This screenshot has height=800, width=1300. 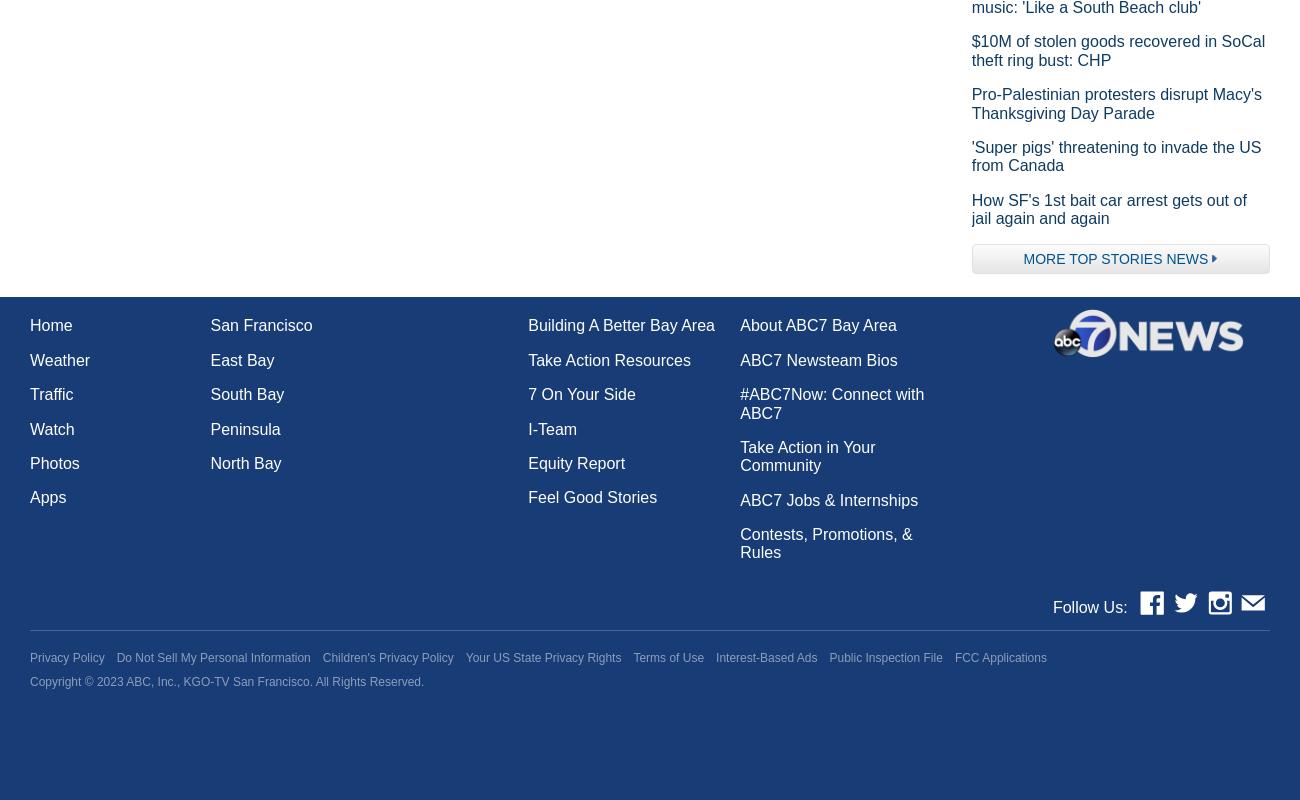 What do you see at coordinates (114, 657) in the screenshot?
I see `'Do Not Sell My Personal Information'` at bounding box center [114, 657].